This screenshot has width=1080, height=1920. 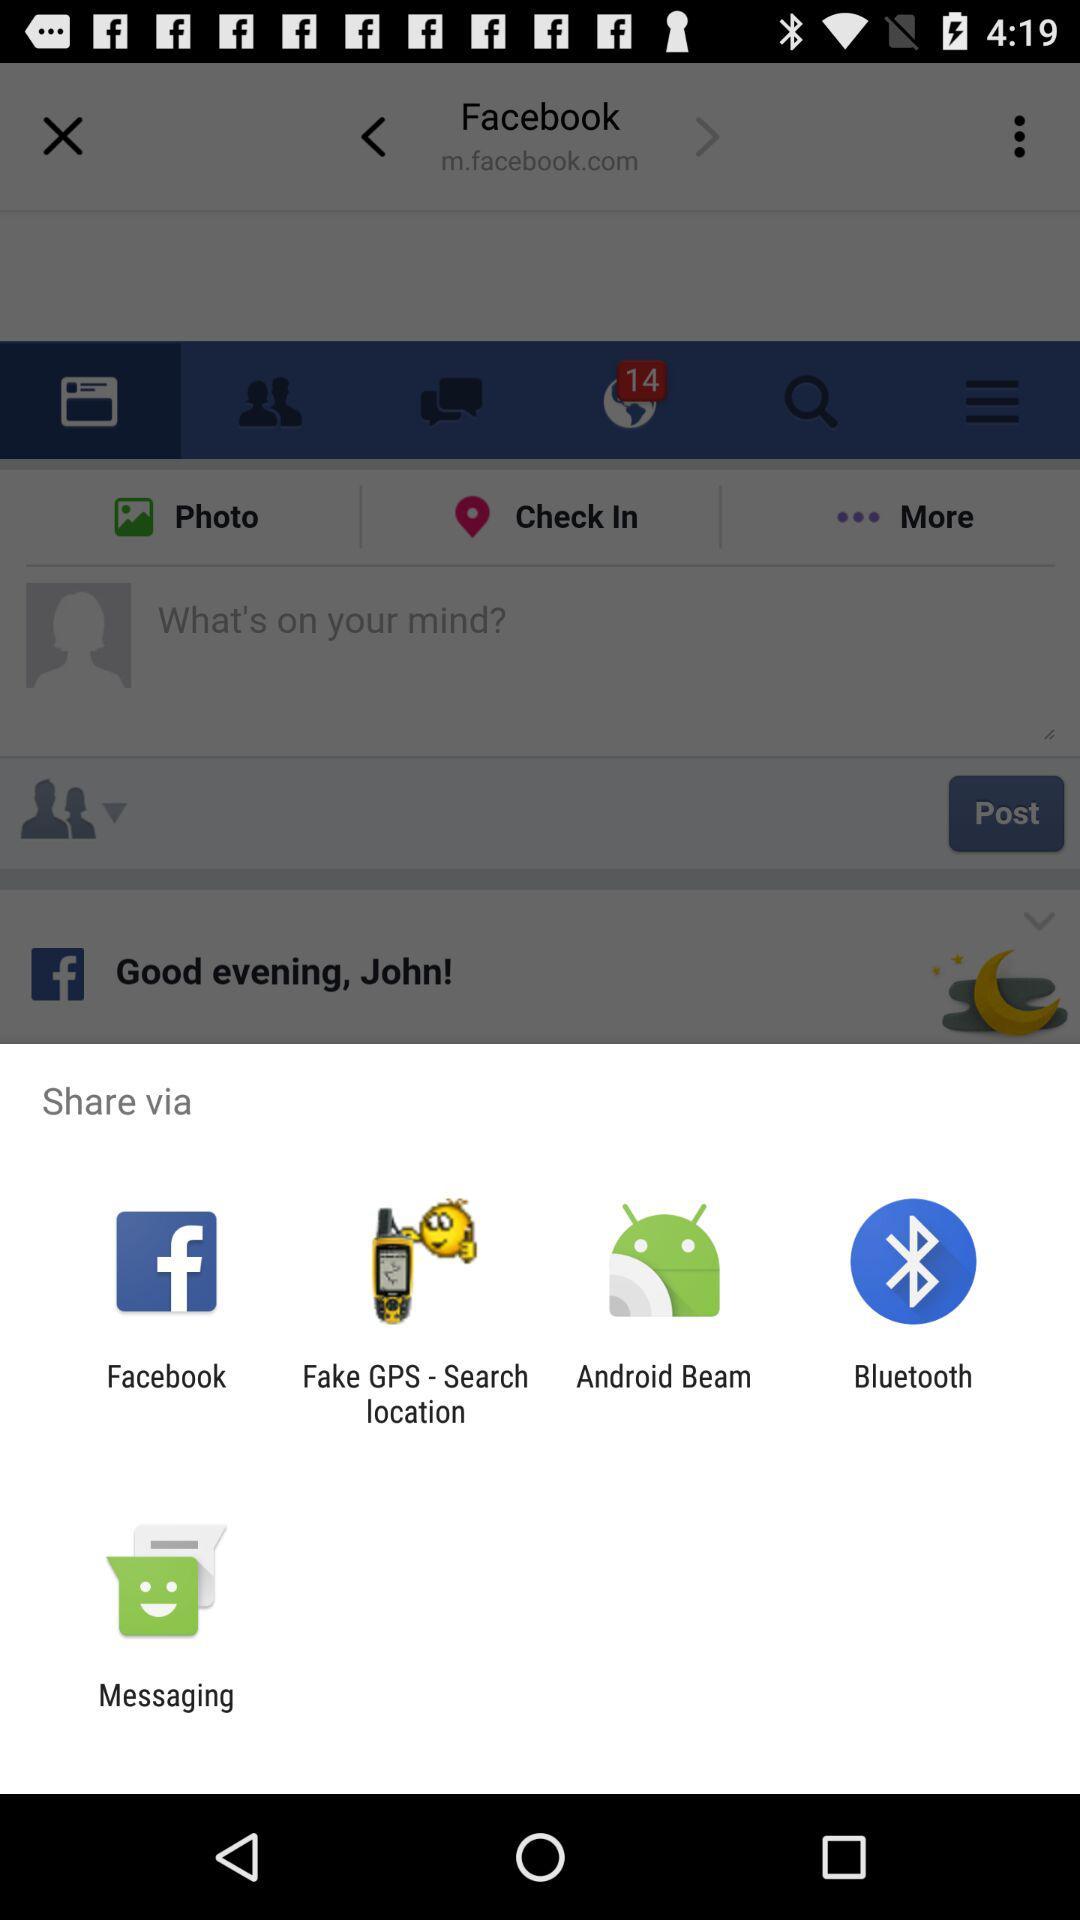 What do you see at coordinates (165, 1392) in the screenshot?
I see `app next to fake gps search app` at bounding box center [165, 1392].